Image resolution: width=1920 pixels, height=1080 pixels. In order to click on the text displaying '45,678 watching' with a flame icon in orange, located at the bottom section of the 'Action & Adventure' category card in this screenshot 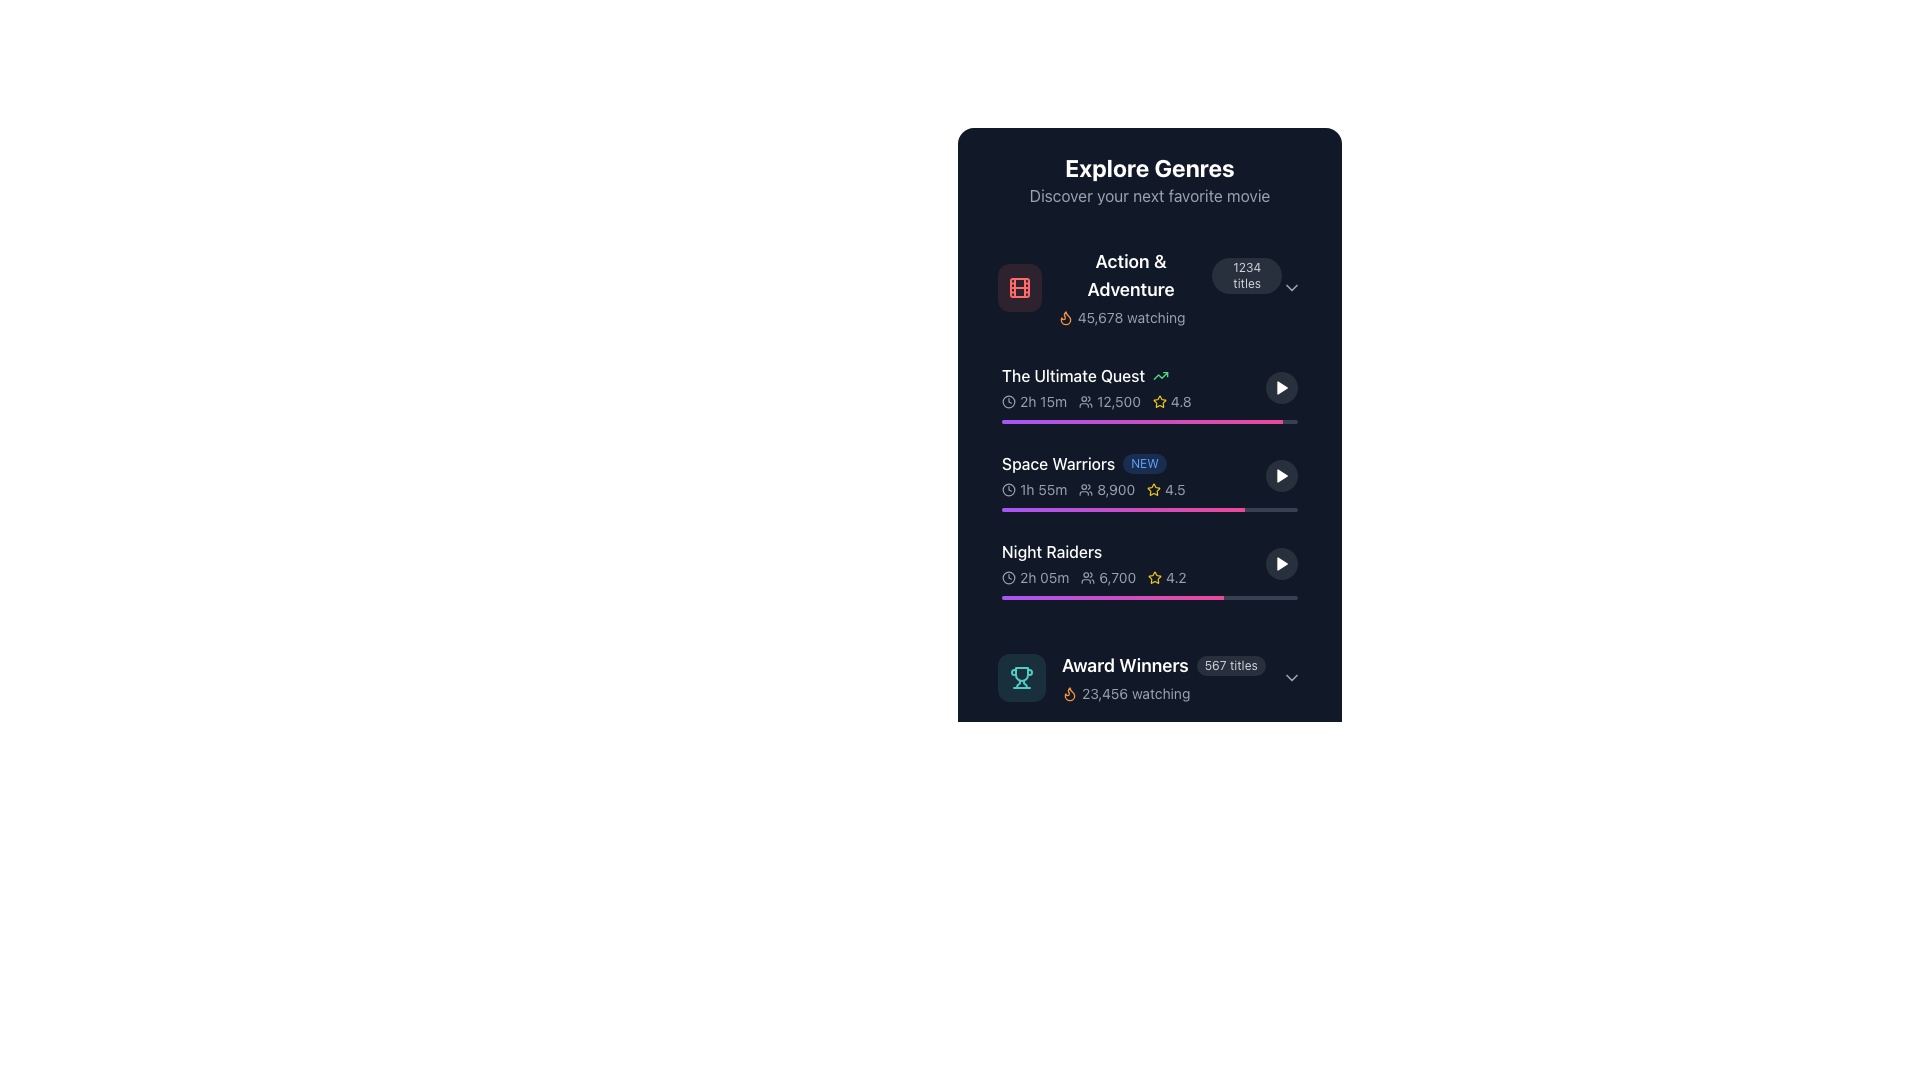, I will do `click(1169, 316)`.